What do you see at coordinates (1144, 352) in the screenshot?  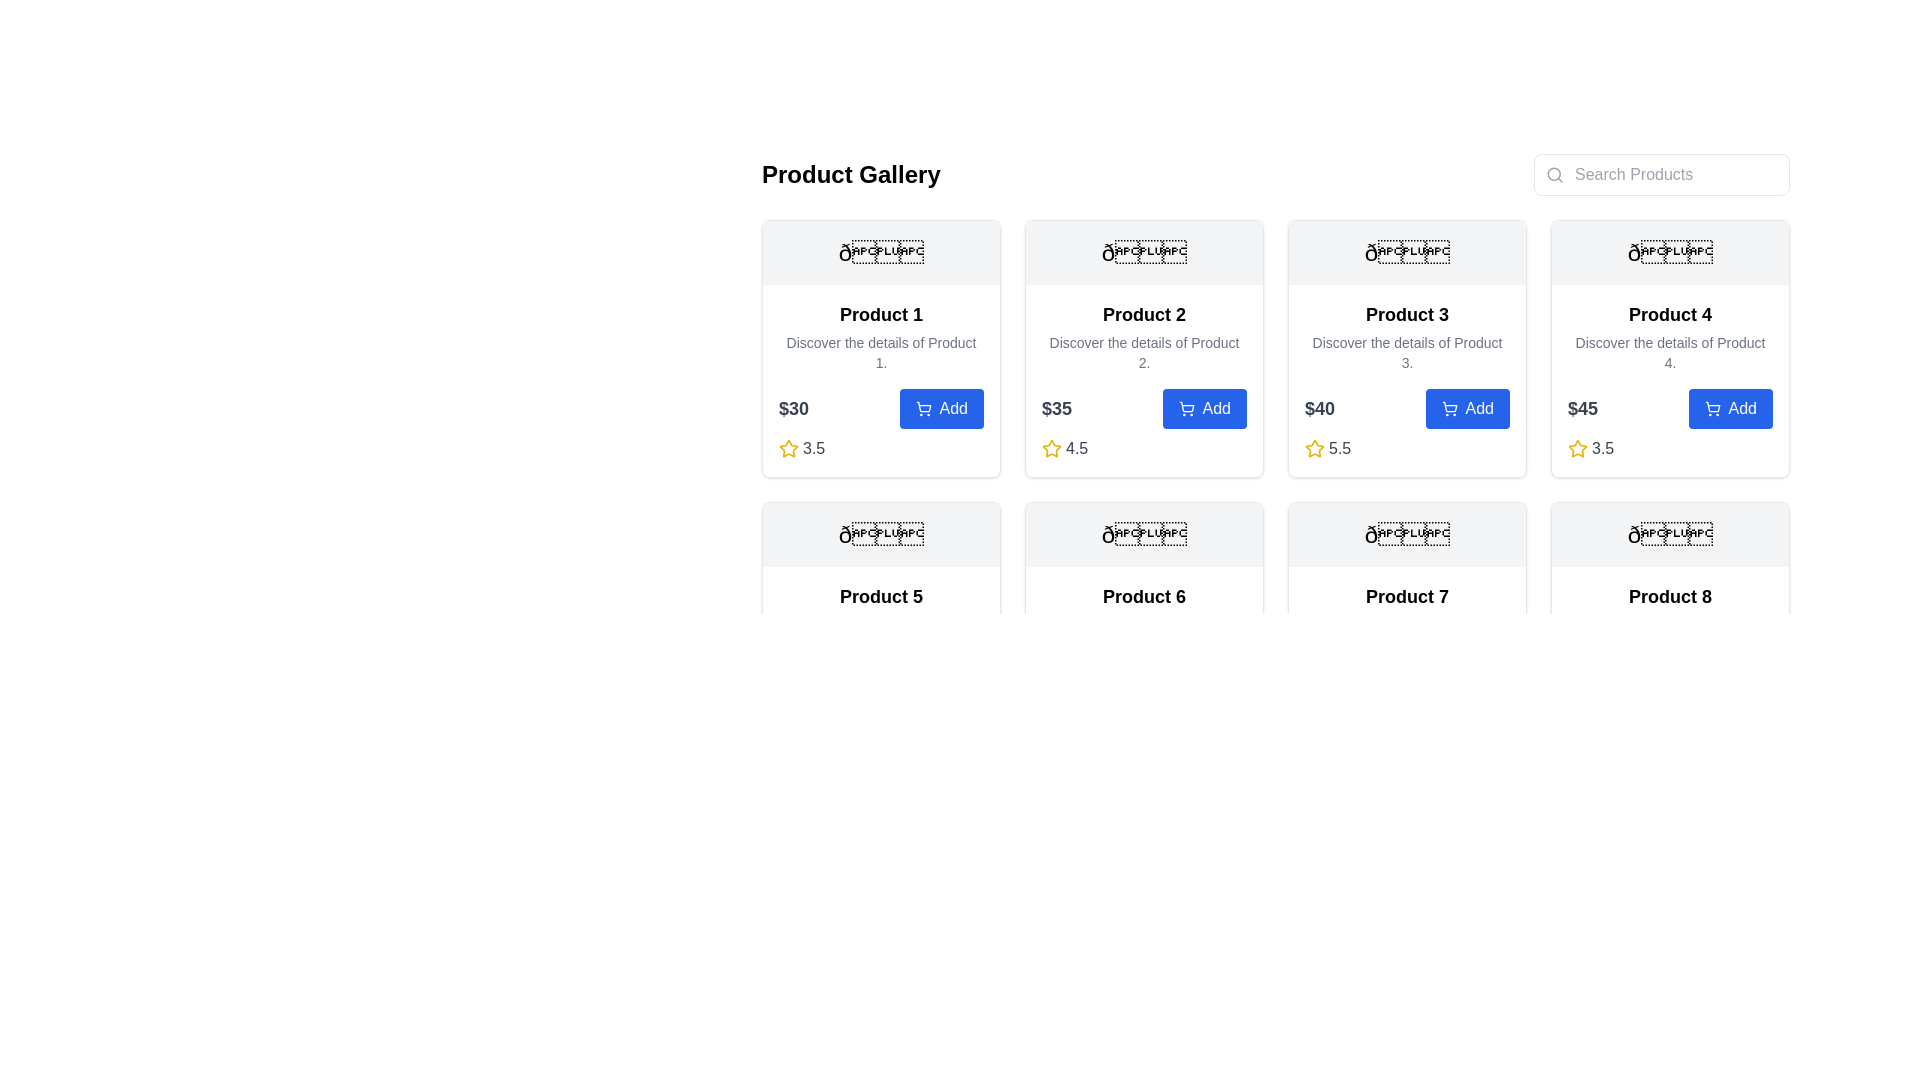 I see `description provided in the text label located above the price and action button for 'Product 2' in the second card of the product grid layout` at bounding box center [1144, 352].